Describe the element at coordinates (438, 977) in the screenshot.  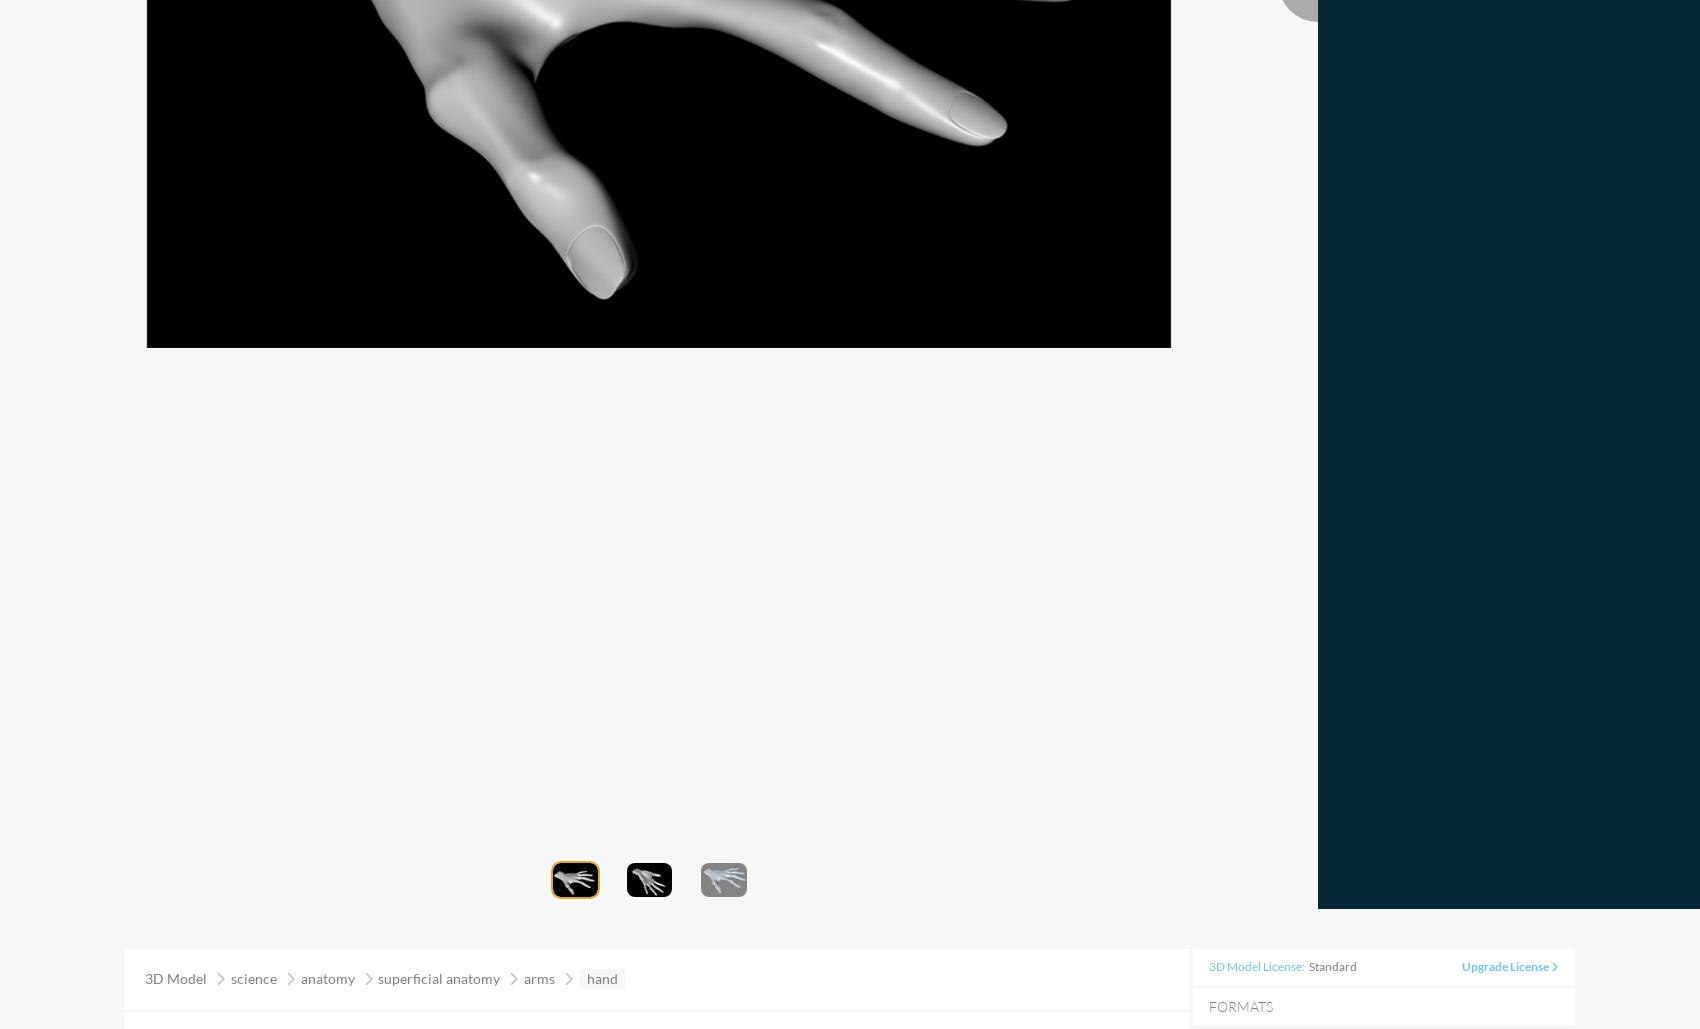
I see `'superficial anatomy'` at that location.